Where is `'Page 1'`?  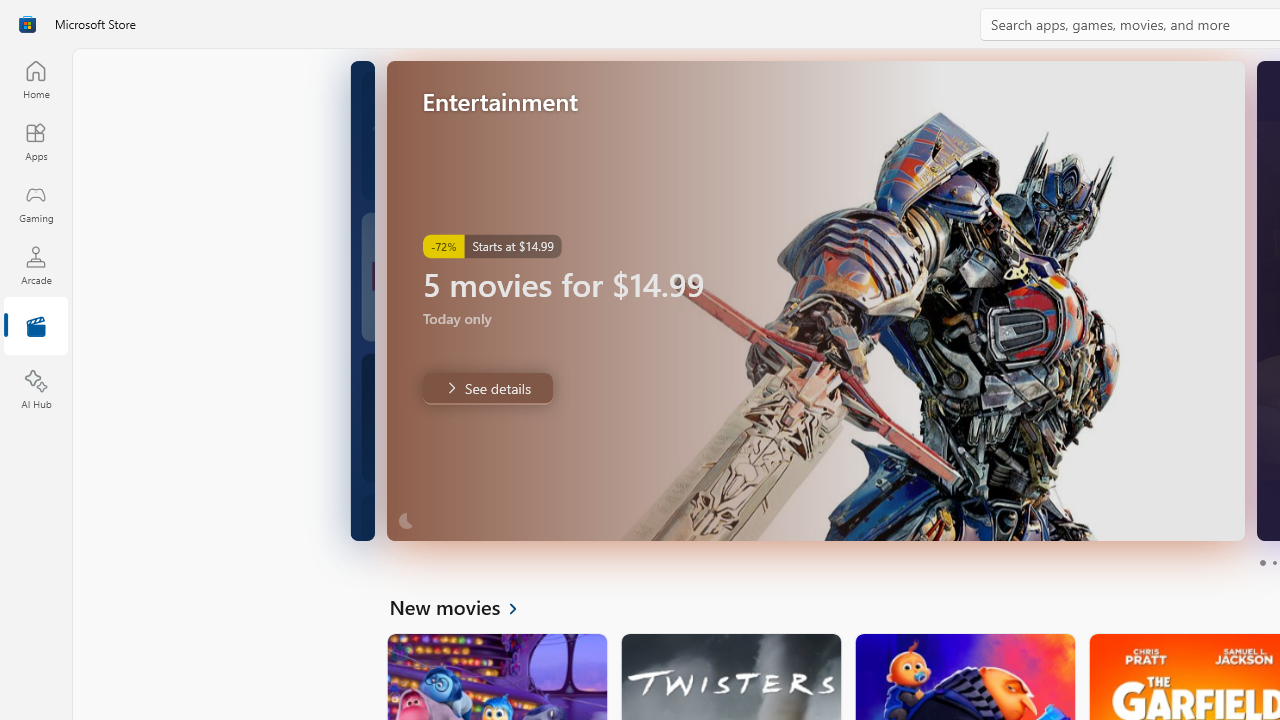
'Page 1' is located at coordinates (1261, 563).